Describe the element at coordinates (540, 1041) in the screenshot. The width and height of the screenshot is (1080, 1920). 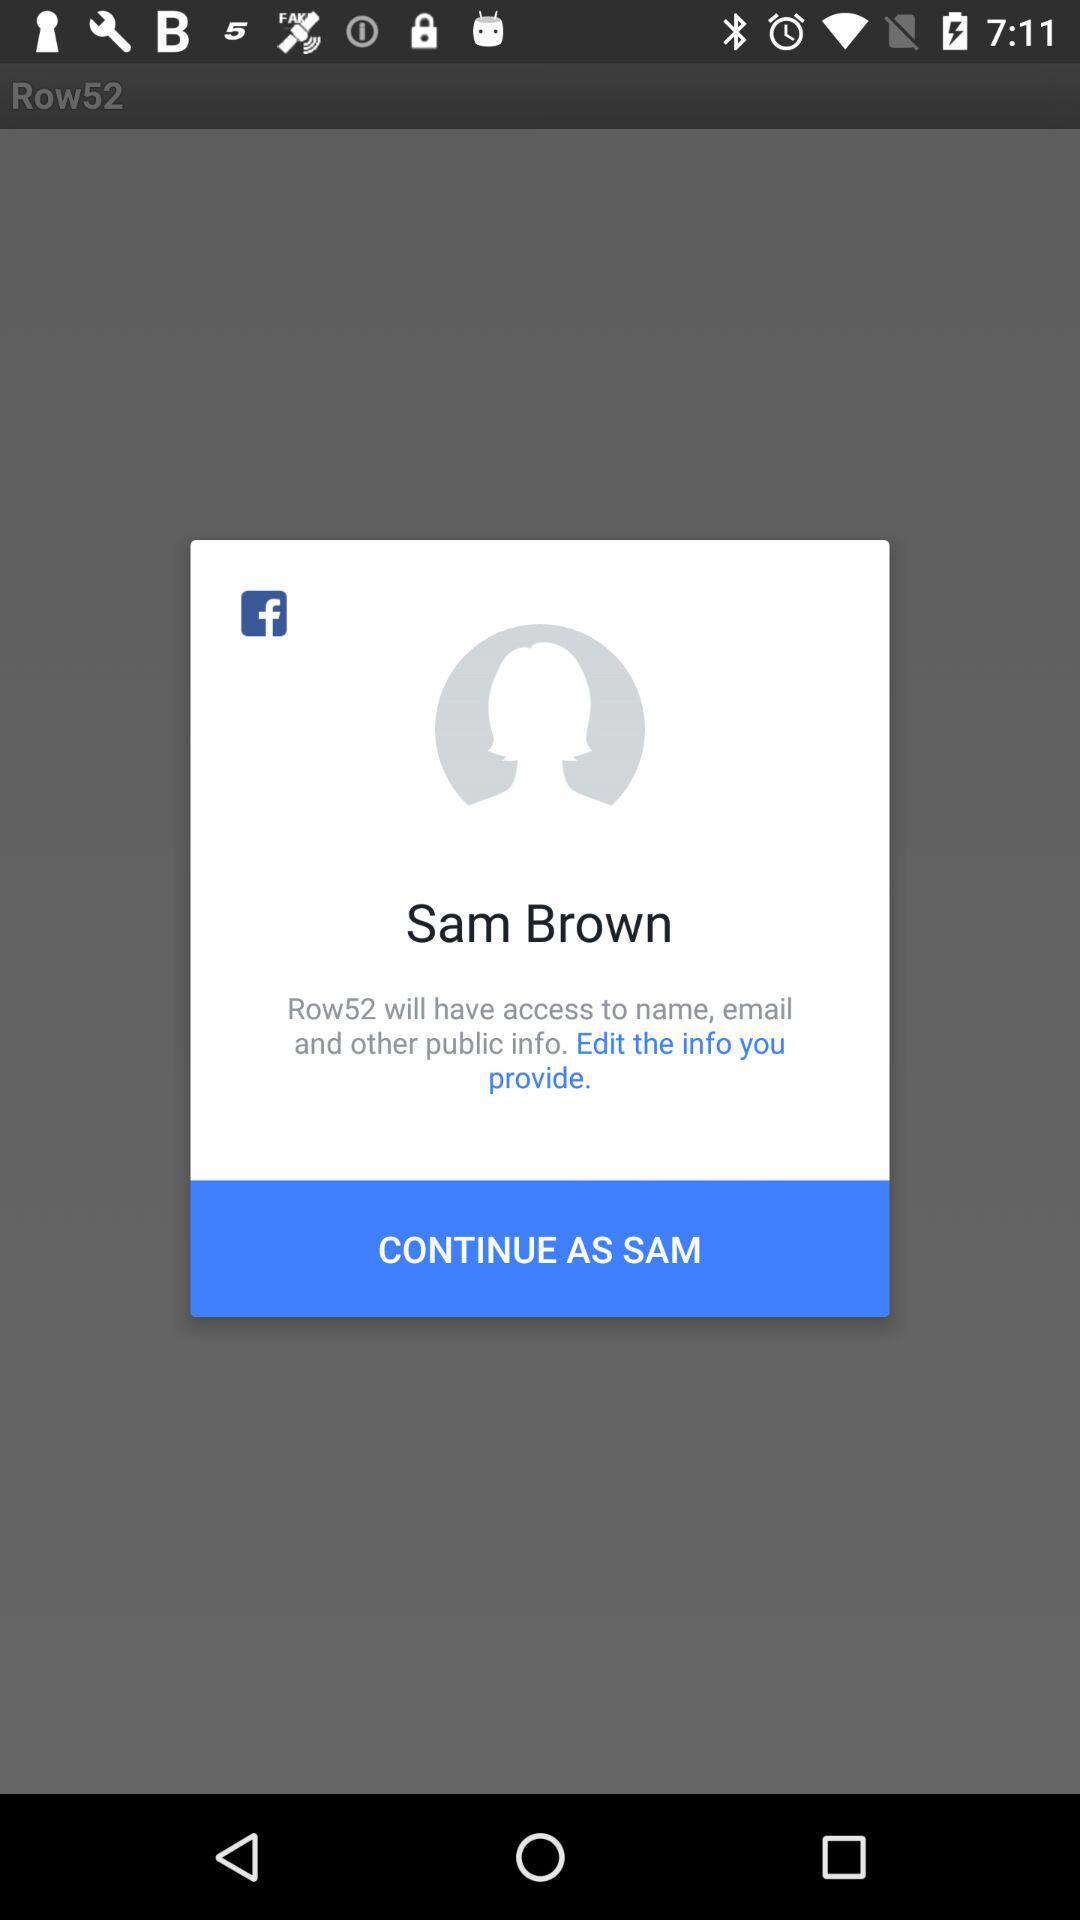
I see `row52 will have icon` at that location.